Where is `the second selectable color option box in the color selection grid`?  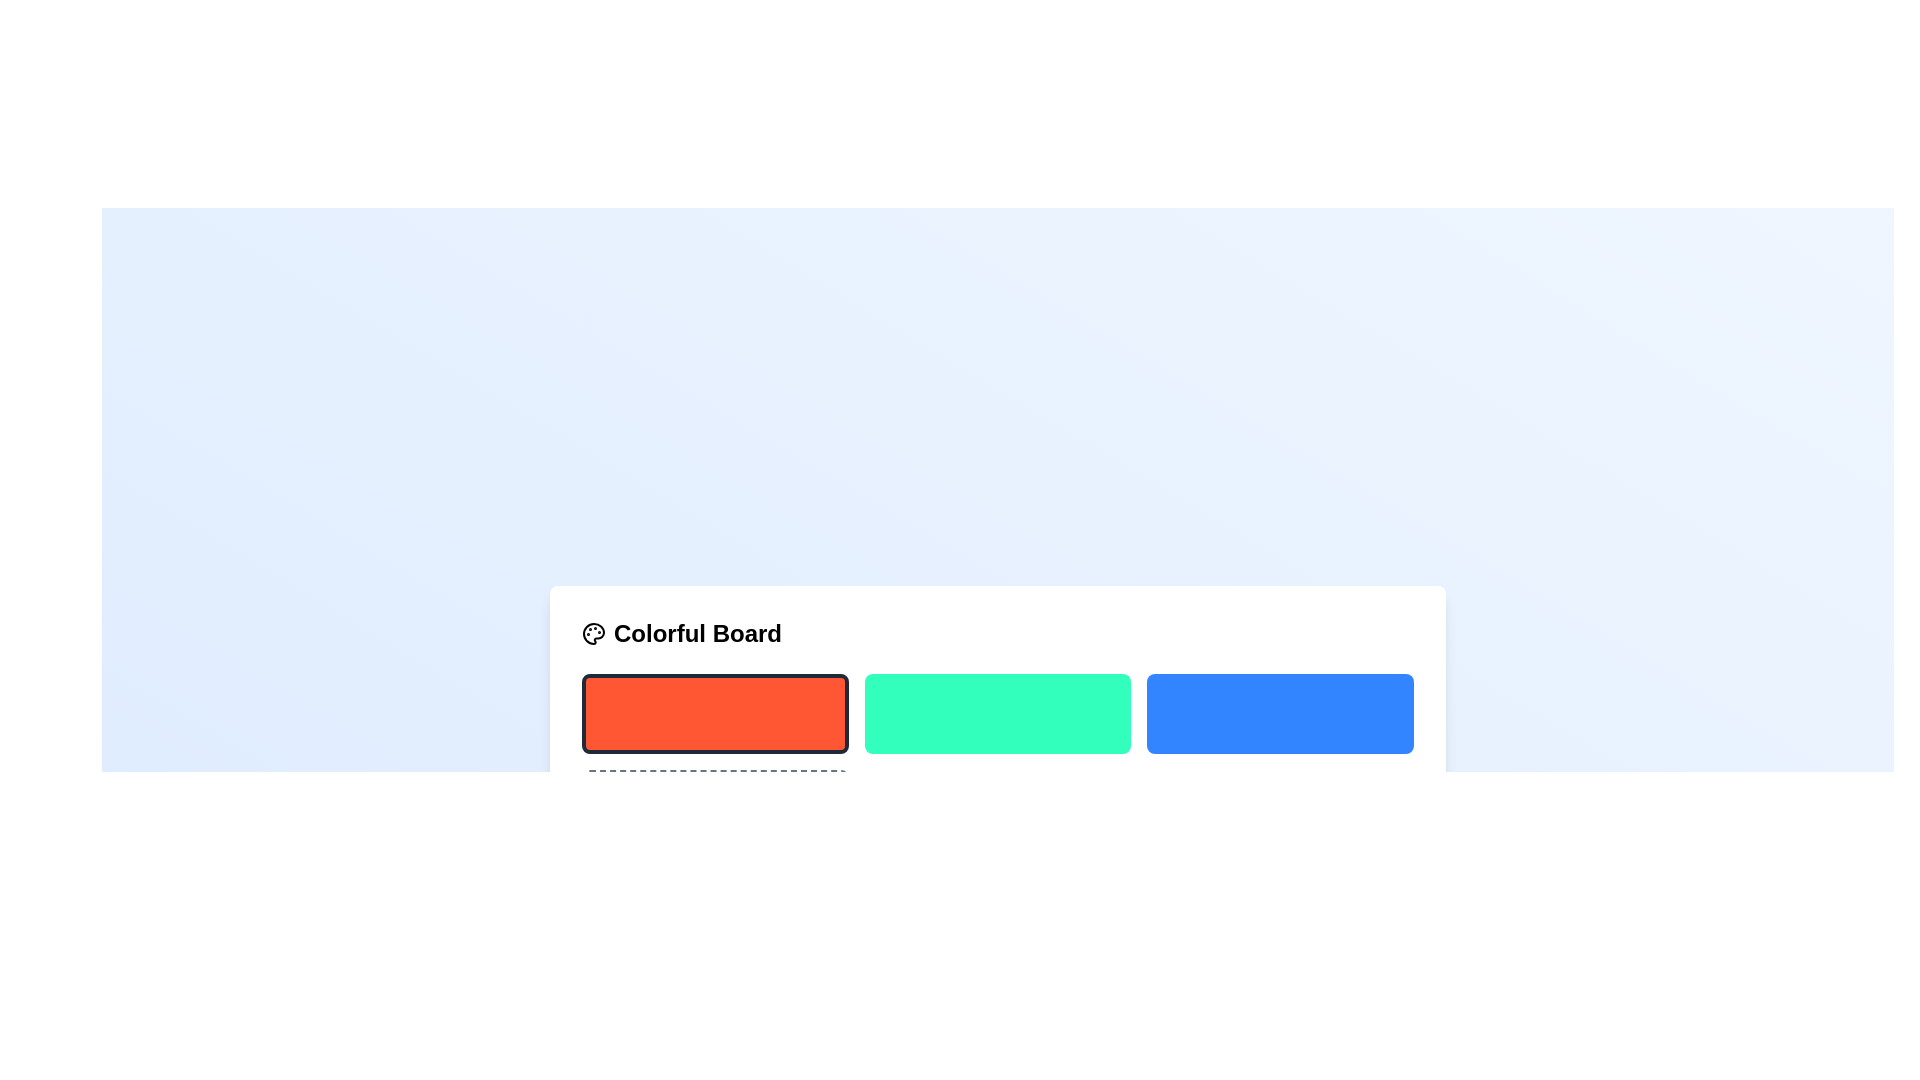 the second selectable color option box in the color selection grid is located at coordinates (998, 748).